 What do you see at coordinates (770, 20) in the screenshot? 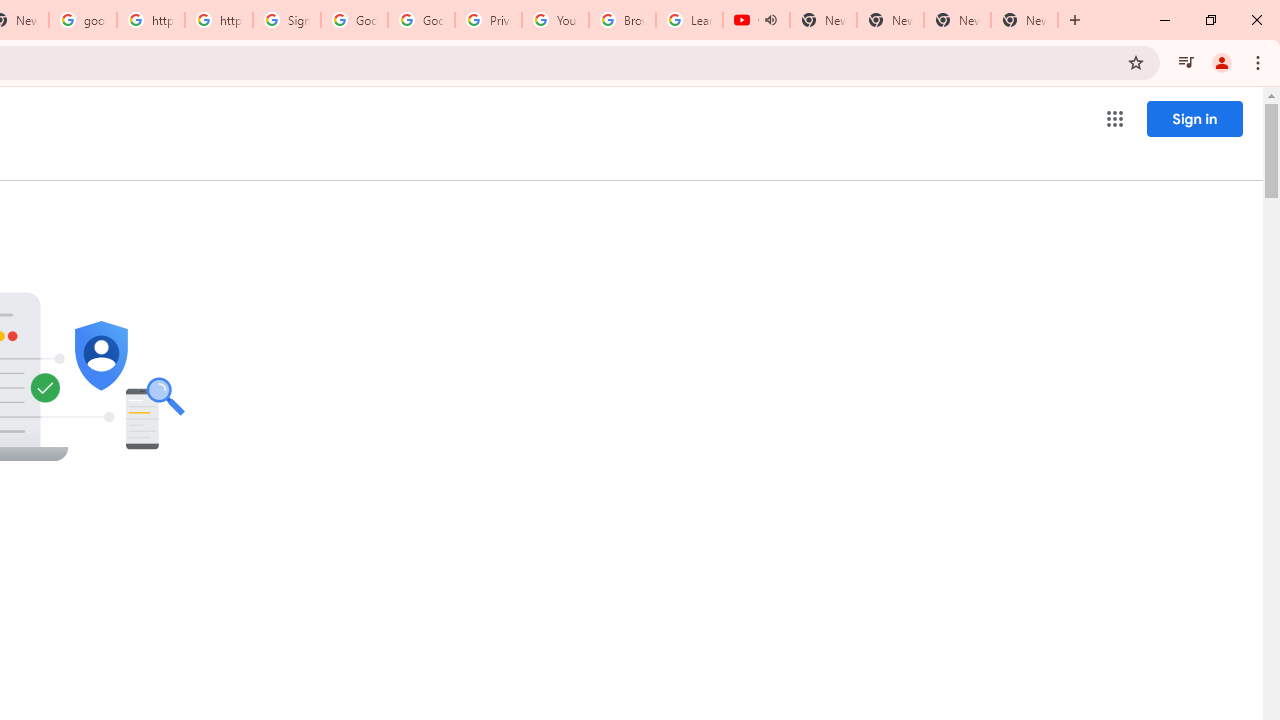
I see `'Mute tab'` at bounding box center [770, 20].